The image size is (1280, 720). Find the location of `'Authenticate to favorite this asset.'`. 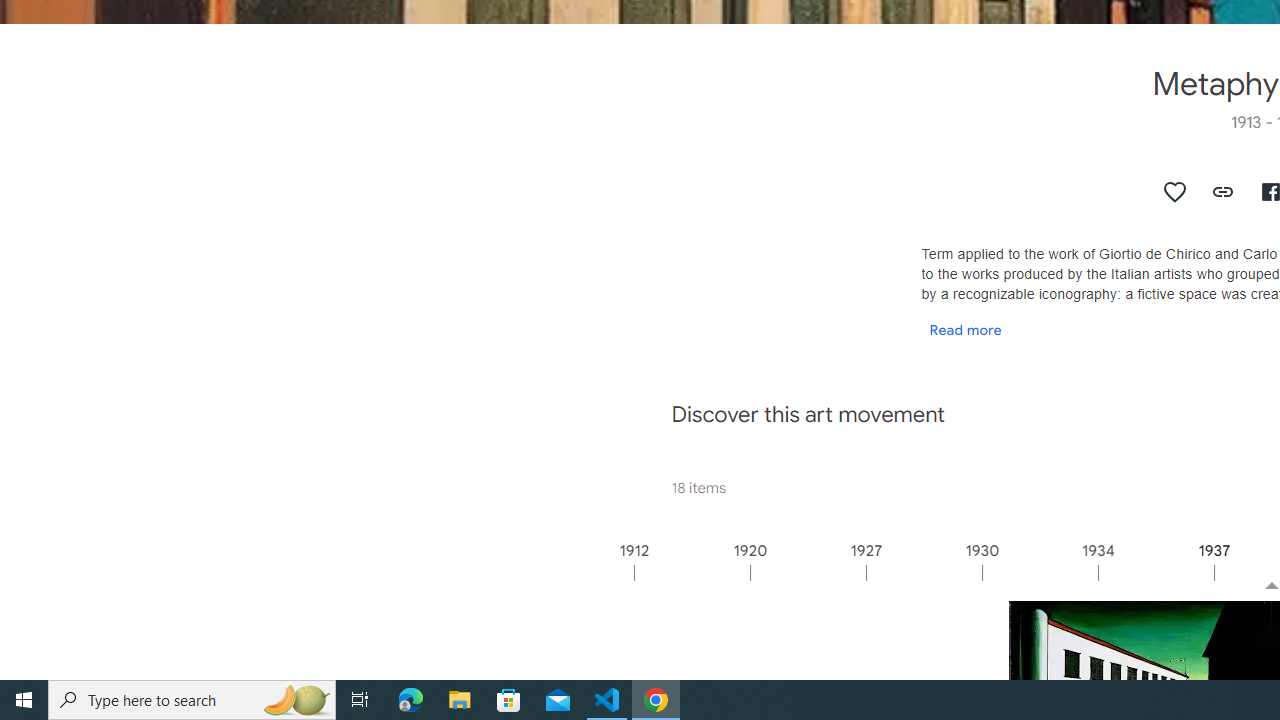

'Authenticate to favorite this asset.' is located at coordinates (1175, 191).